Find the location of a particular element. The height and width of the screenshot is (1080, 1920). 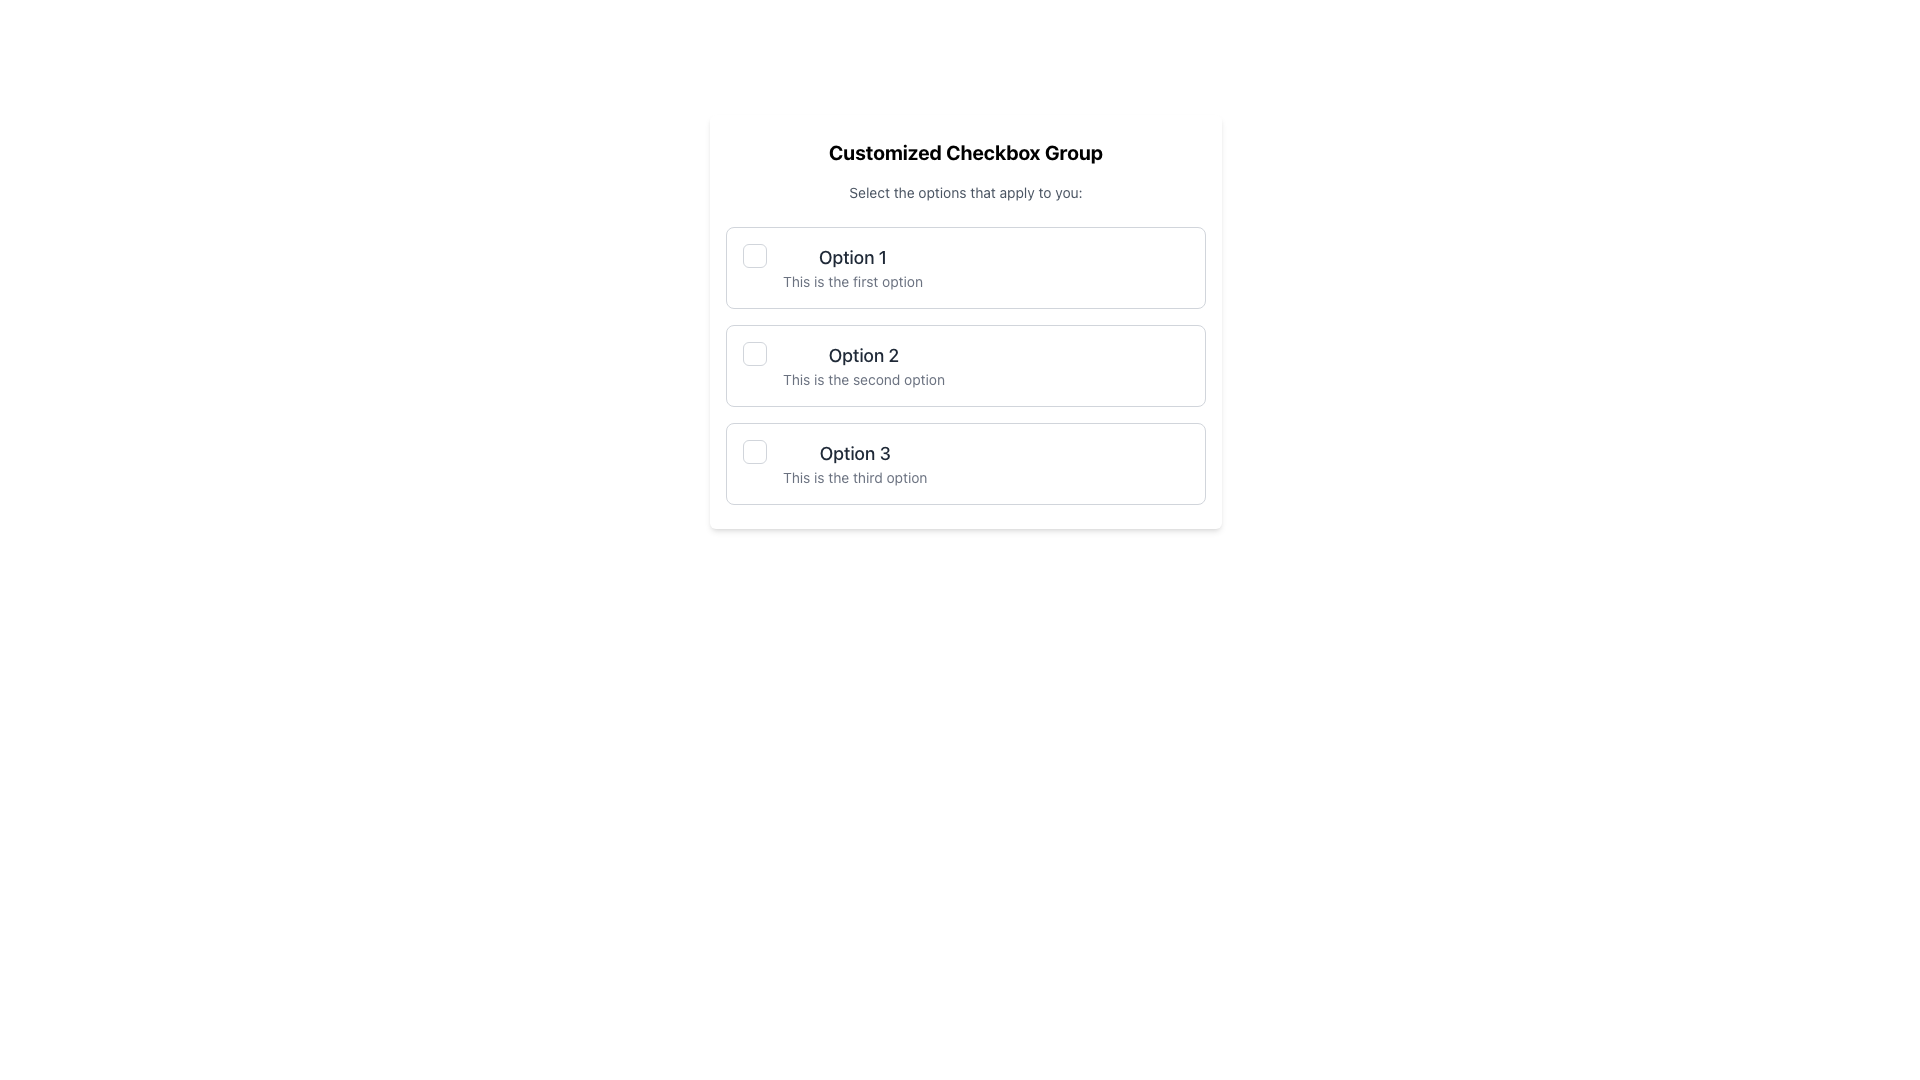

the Text label that serves as a title or heading above the checkbox group is located at coordinates (965, 152).